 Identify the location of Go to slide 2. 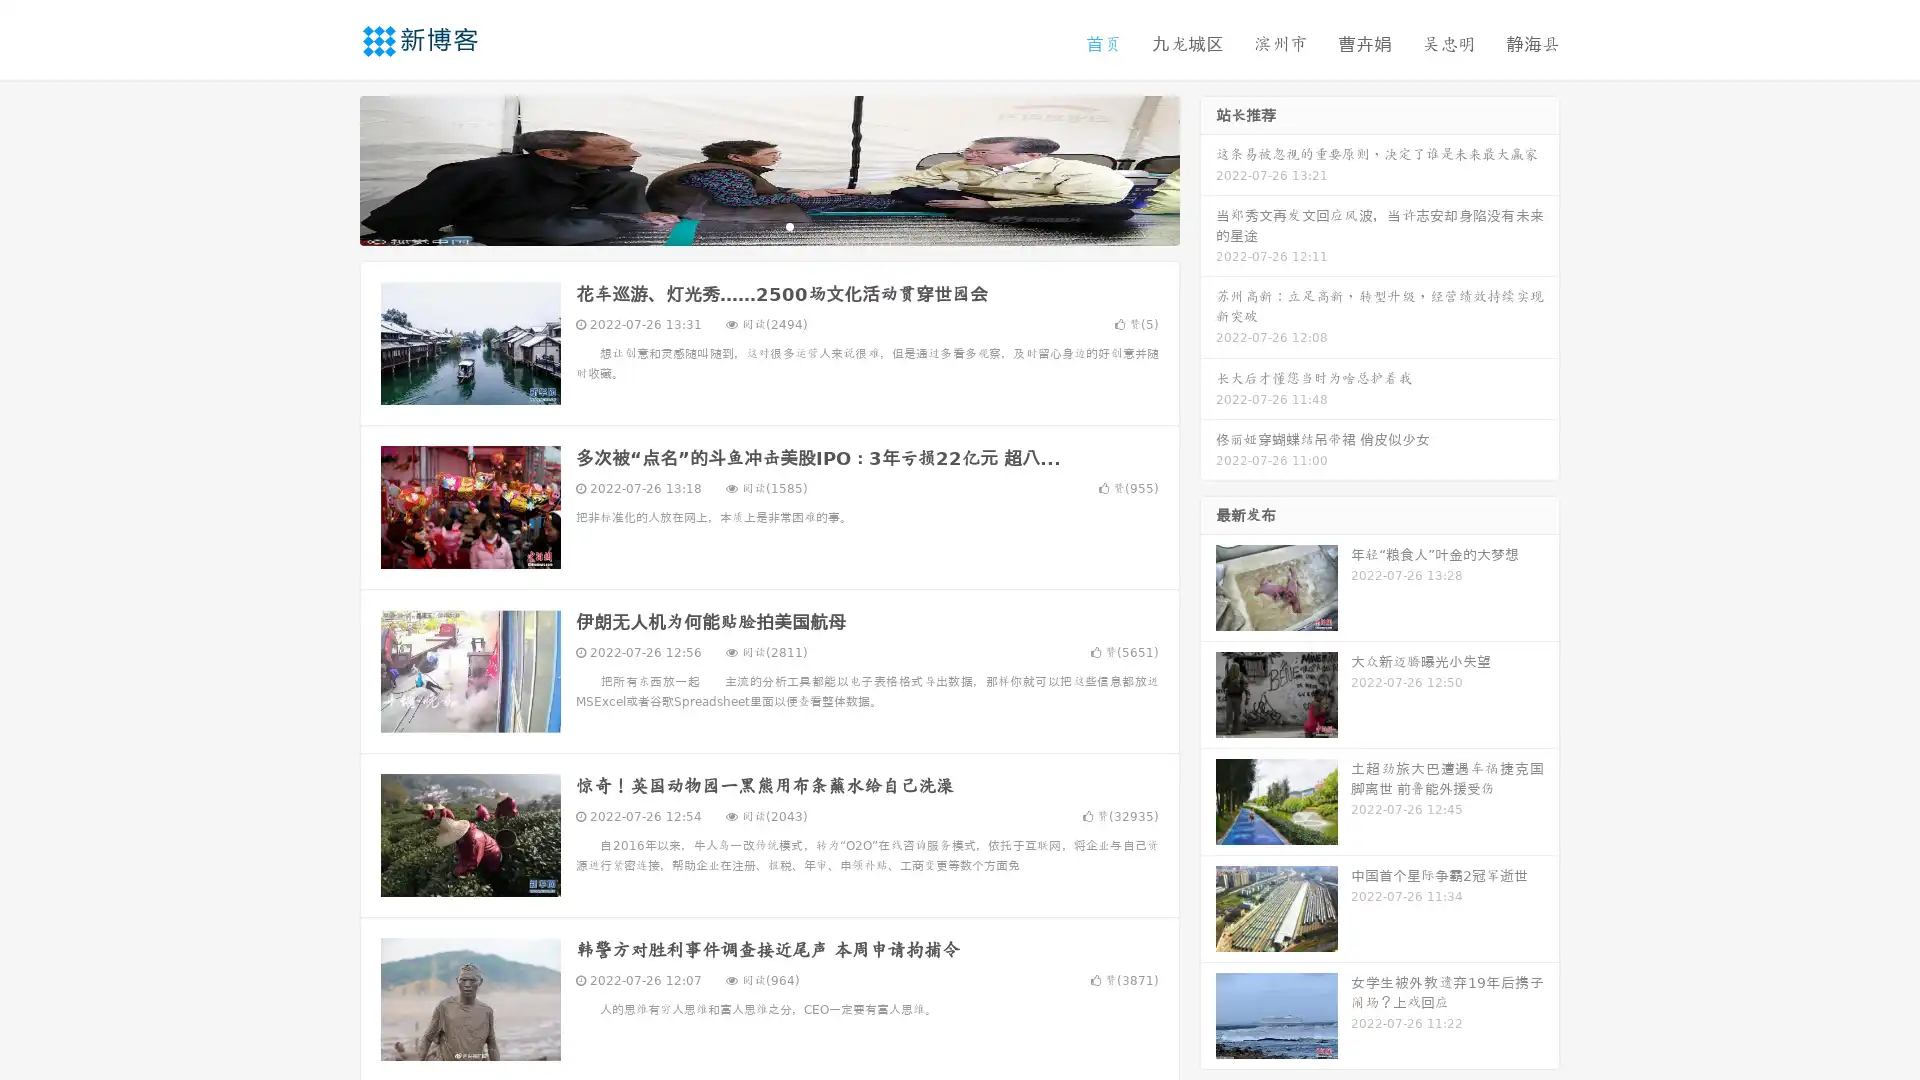
(768, 225).